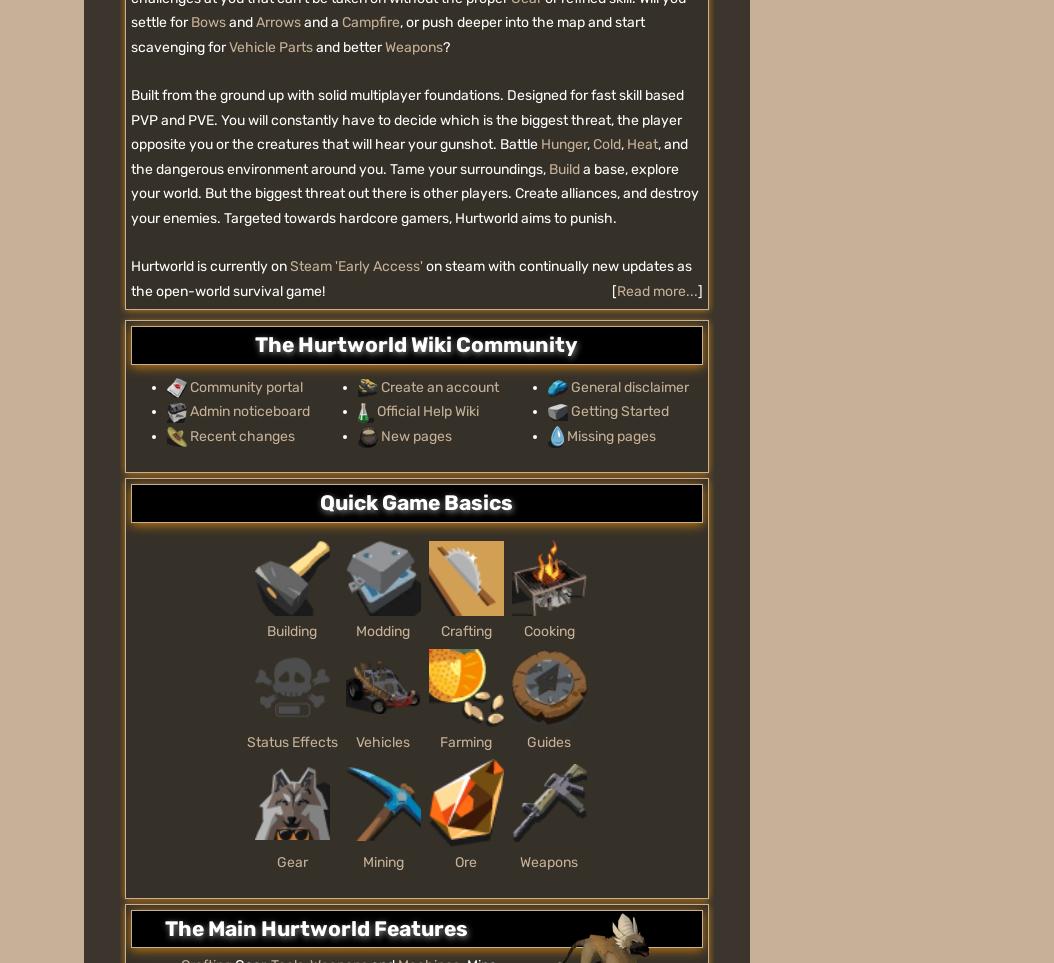 This screenshot has width=1054, height=963. I want to click on 'Overview', so click(83, 267).